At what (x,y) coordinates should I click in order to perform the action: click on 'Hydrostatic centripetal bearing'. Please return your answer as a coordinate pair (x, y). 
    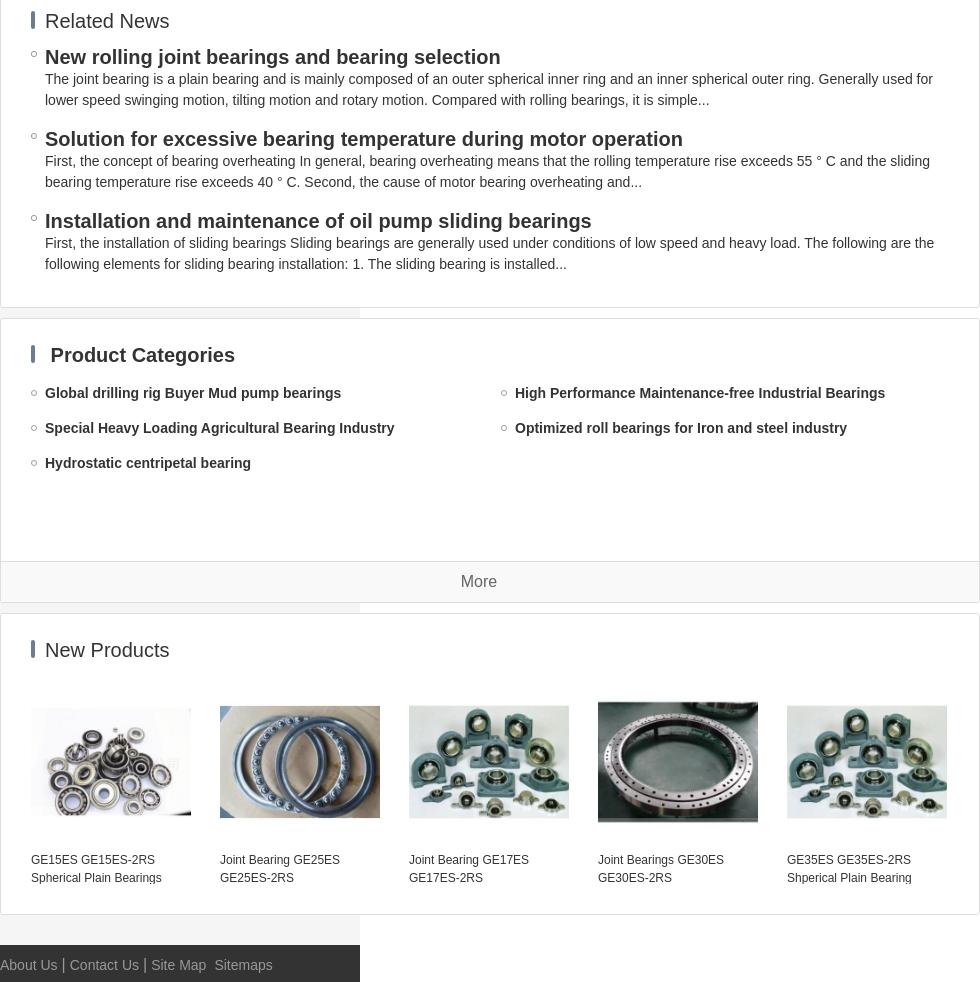
    Looking at the image, I should click on (147, 463).